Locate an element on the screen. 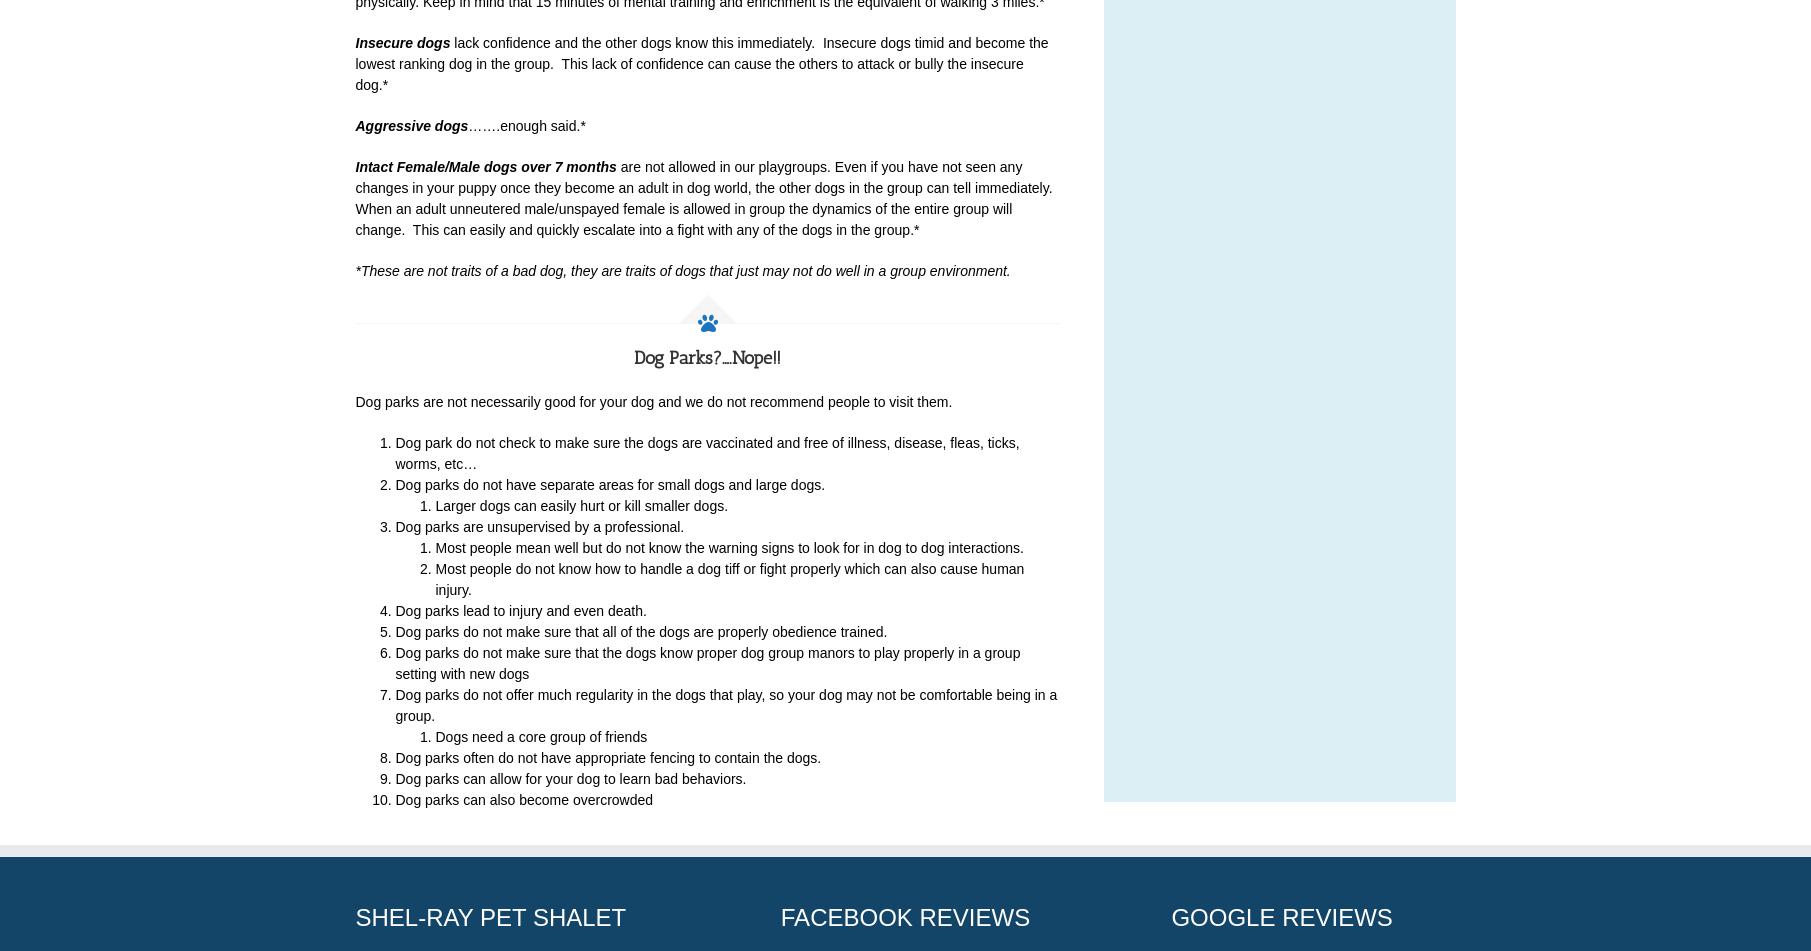 This screenshot has height=951, width=1811. 'Most people do not know how to handle a dog tiff or fight properly which can also cause human injury.' is located at coordinates (728, 578).